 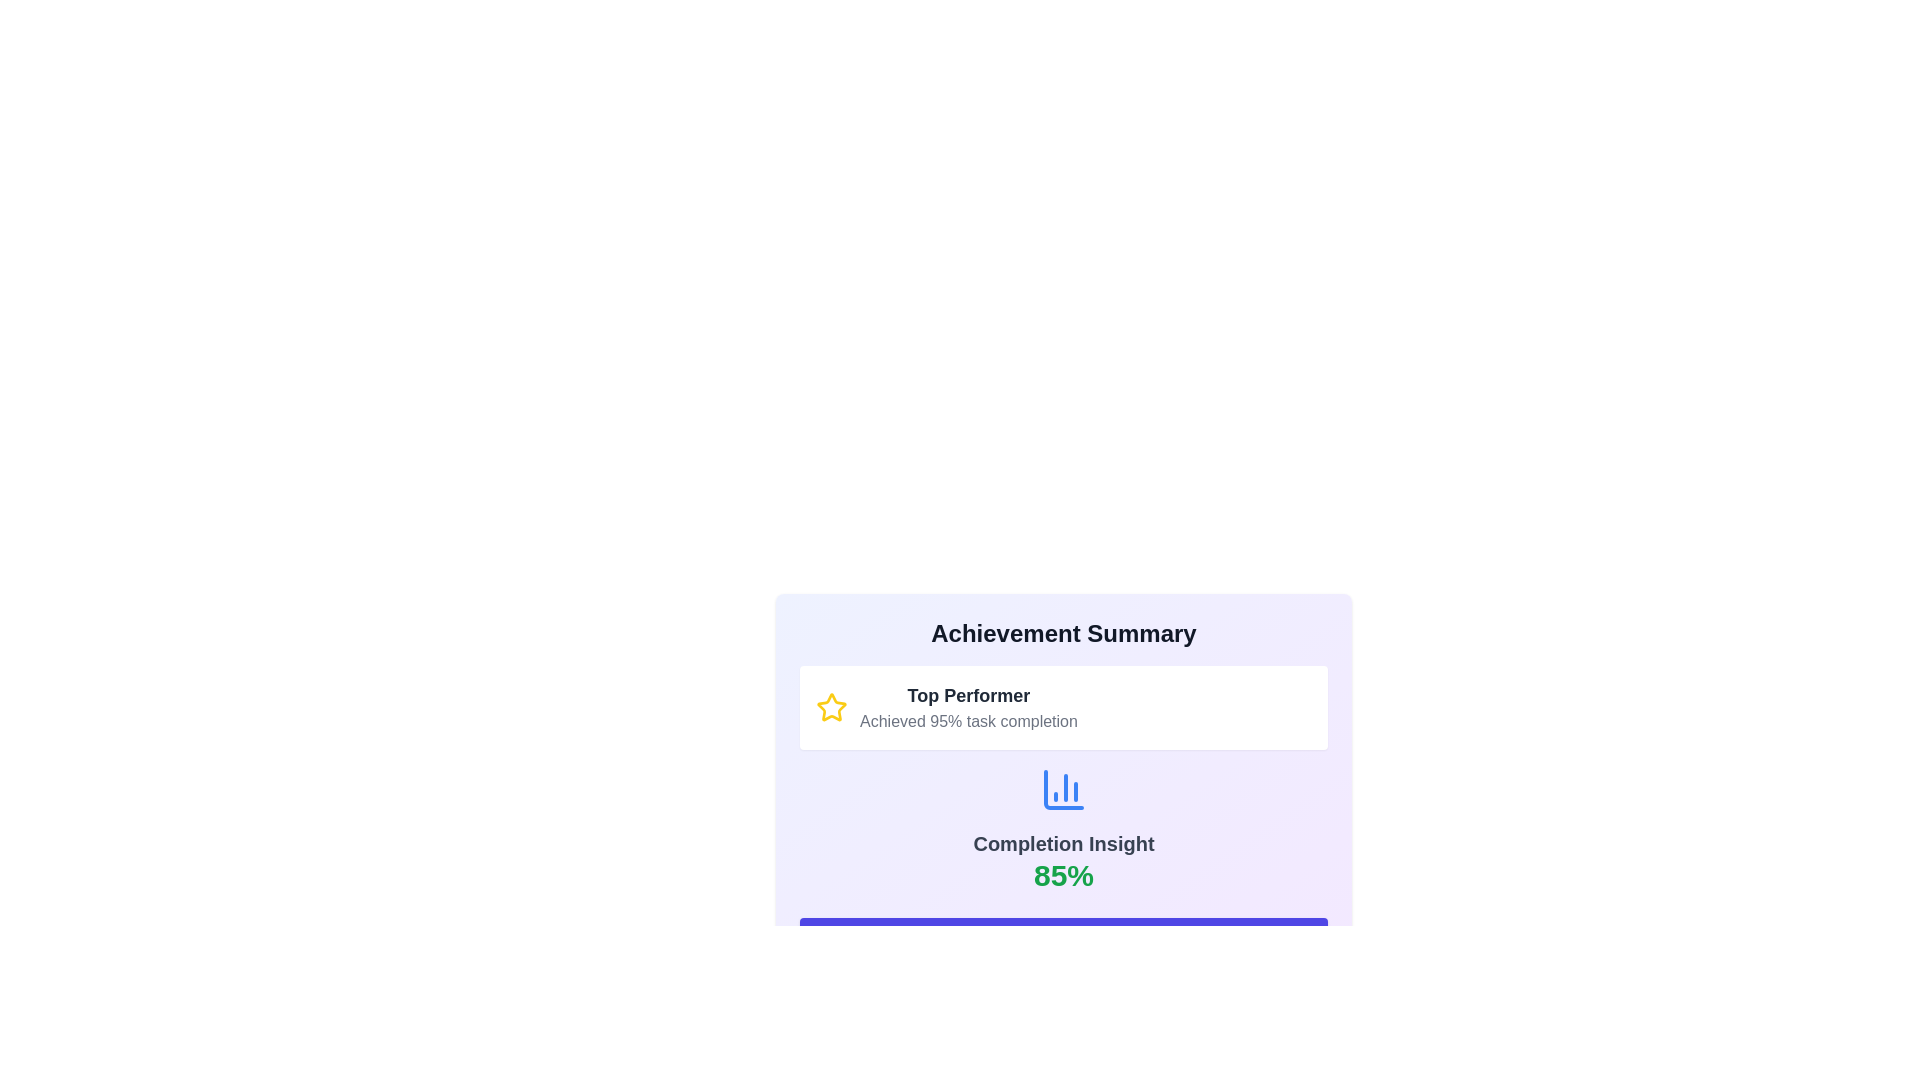 I want to click on the star icon with a yellow border and hollow center located next to the 'Top Performer' label, so click(x=831, y=706).